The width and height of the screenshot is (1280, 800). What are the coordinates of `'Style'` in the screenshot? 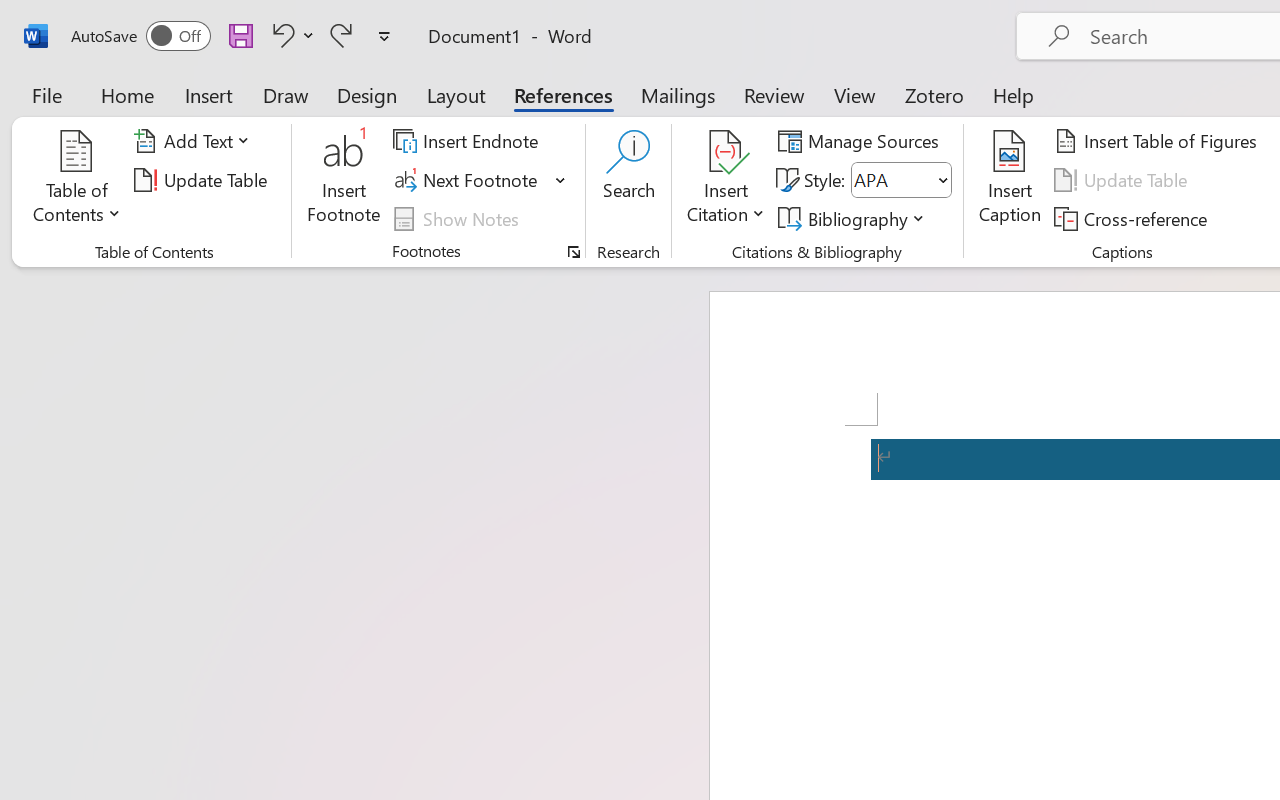 It's located at (891, 178).